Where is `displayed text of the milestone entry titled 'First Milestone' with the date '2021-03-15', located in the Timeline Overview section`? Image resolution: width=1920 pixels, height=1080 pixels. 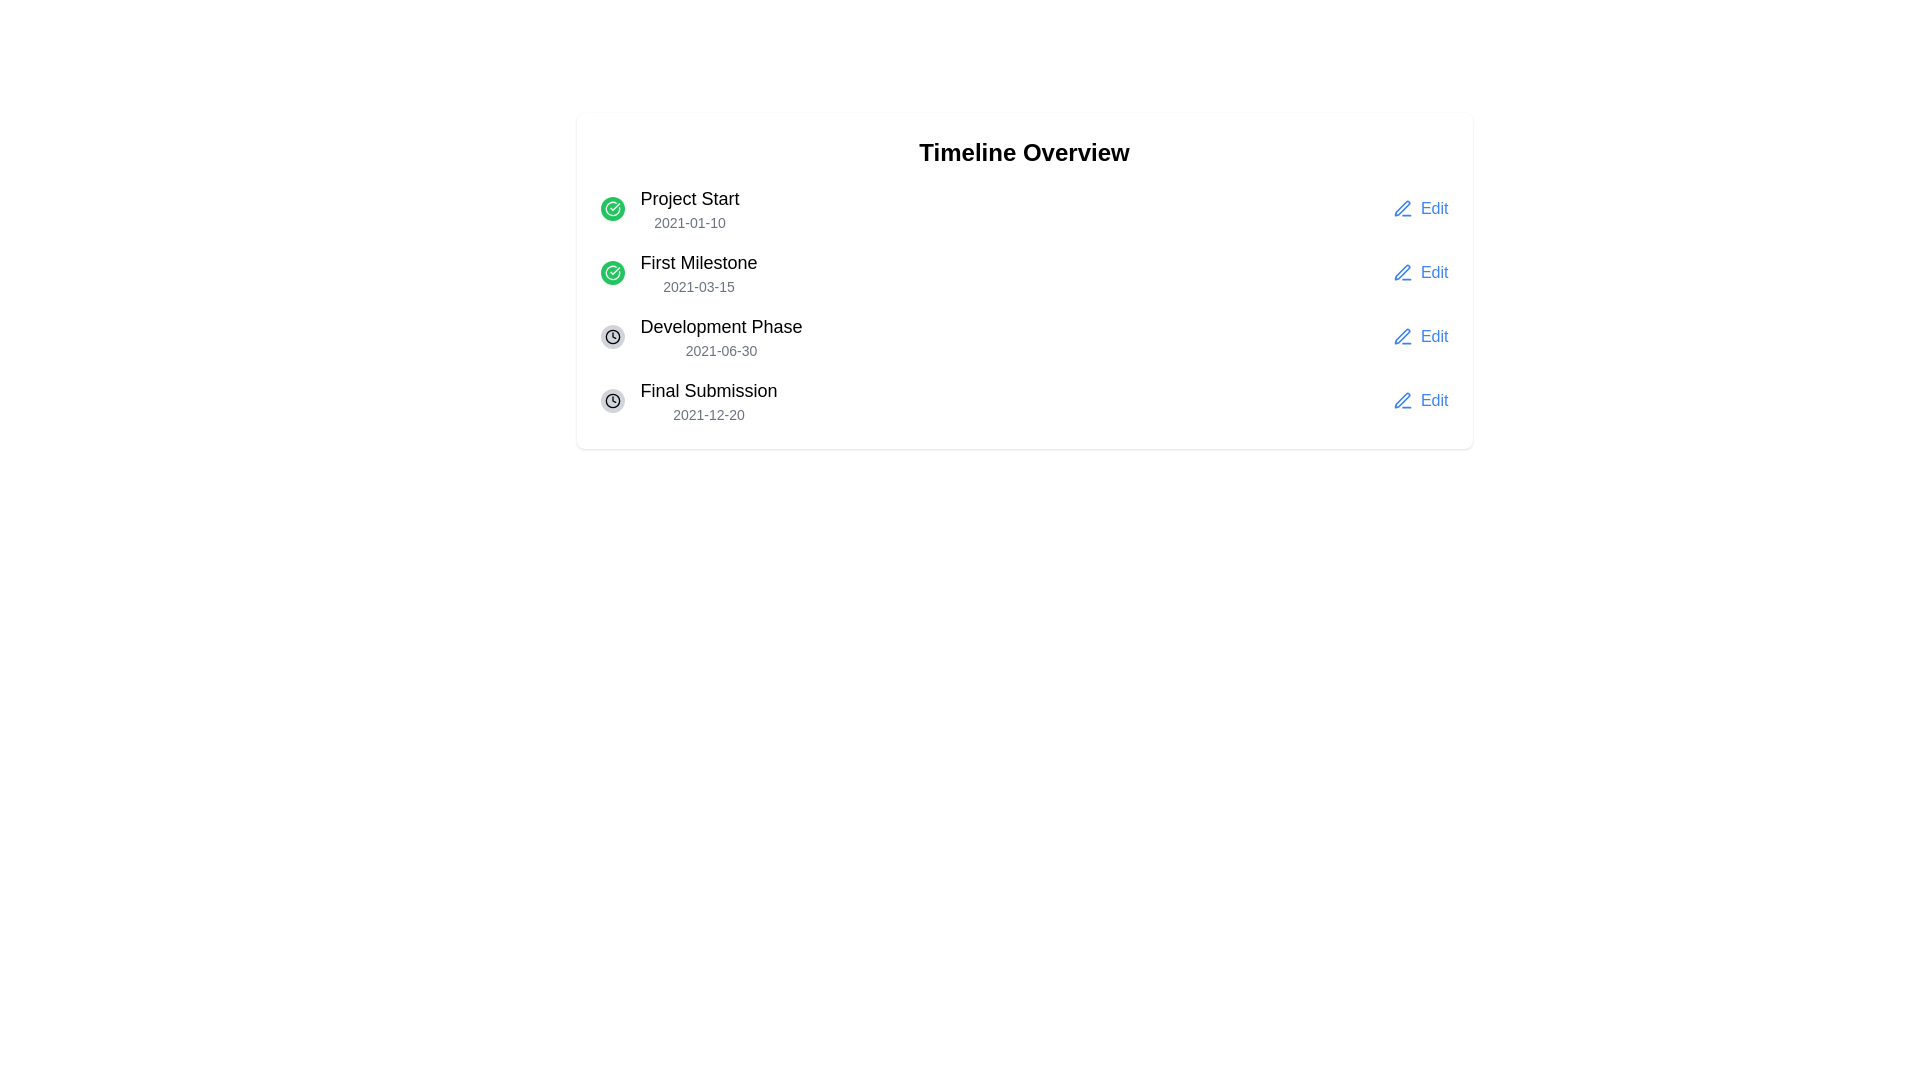
displayed text of the milestone entry titled 'First Milestone' with the date '2021-03-15', located in the Timeline Overview section is located at coordinates (699, 273).